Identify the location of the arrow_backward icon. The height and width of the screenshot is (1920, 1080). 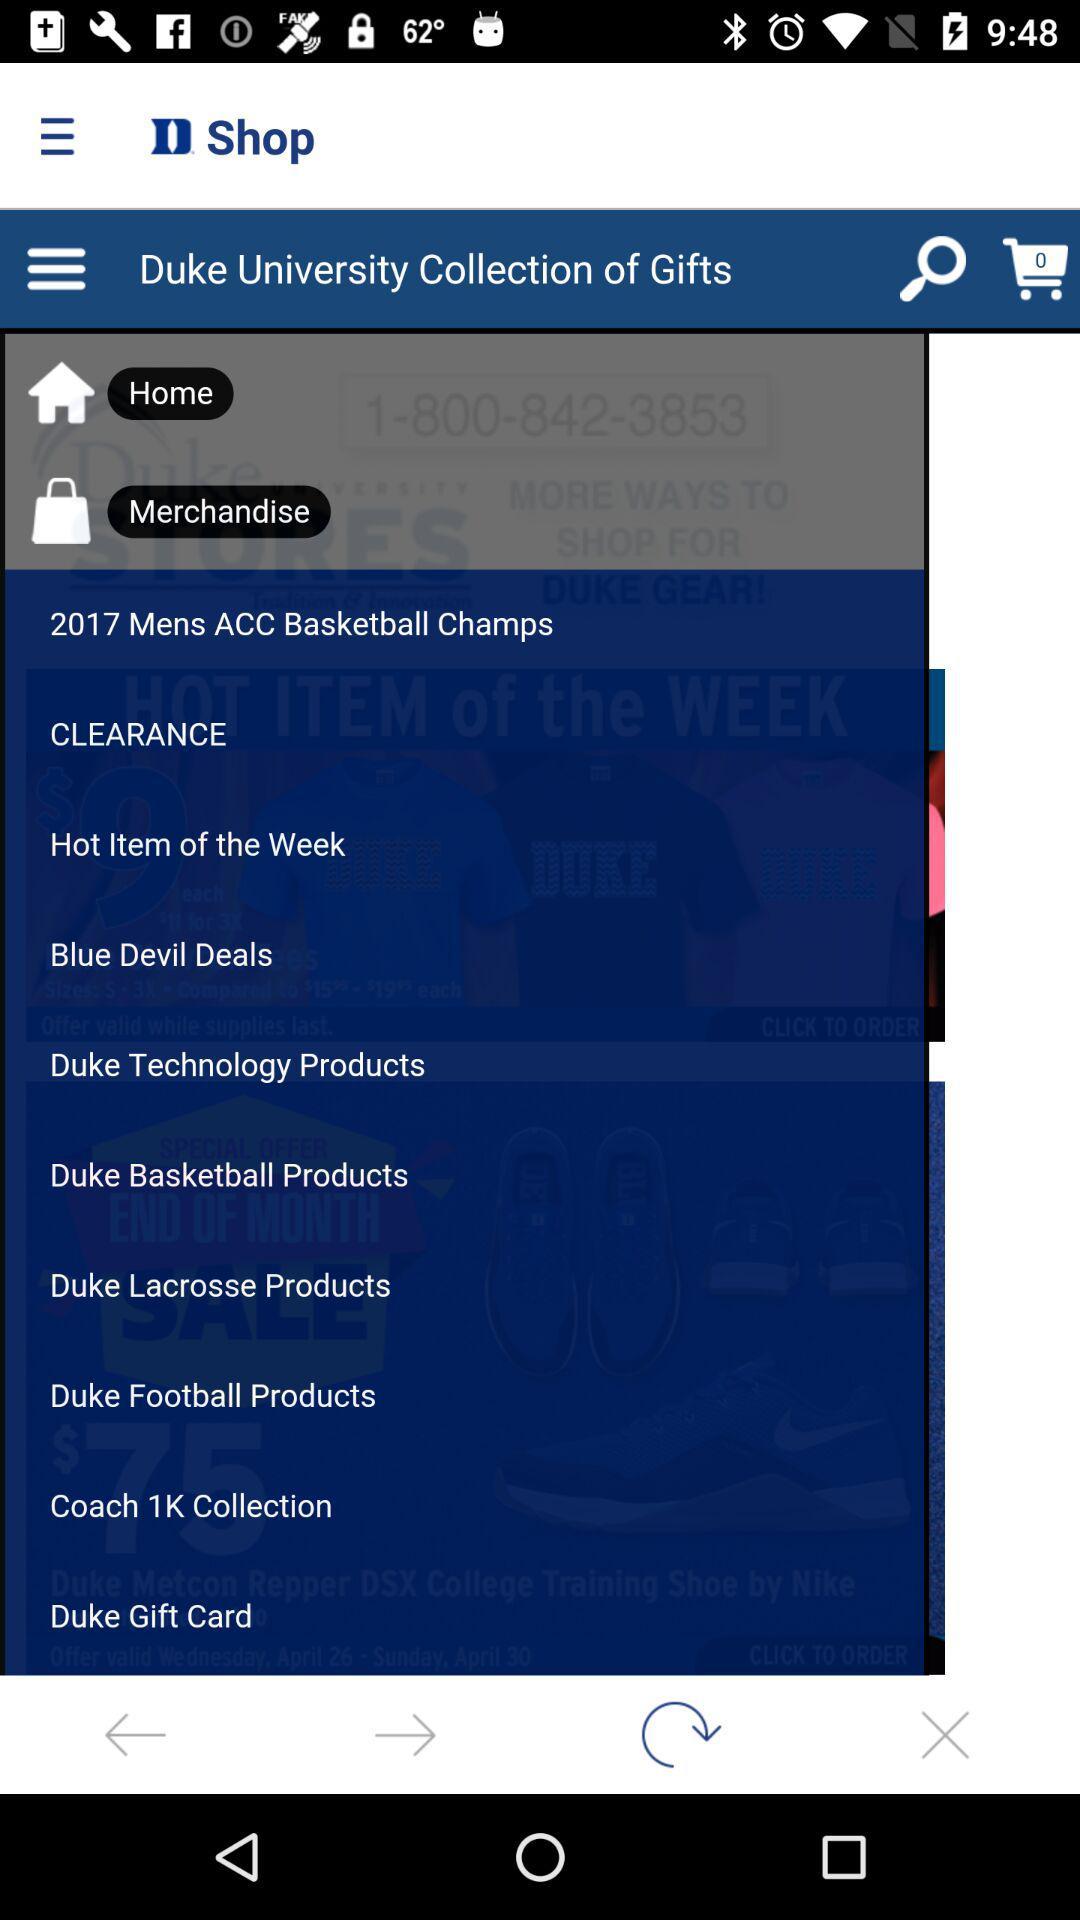
(135, 1733).